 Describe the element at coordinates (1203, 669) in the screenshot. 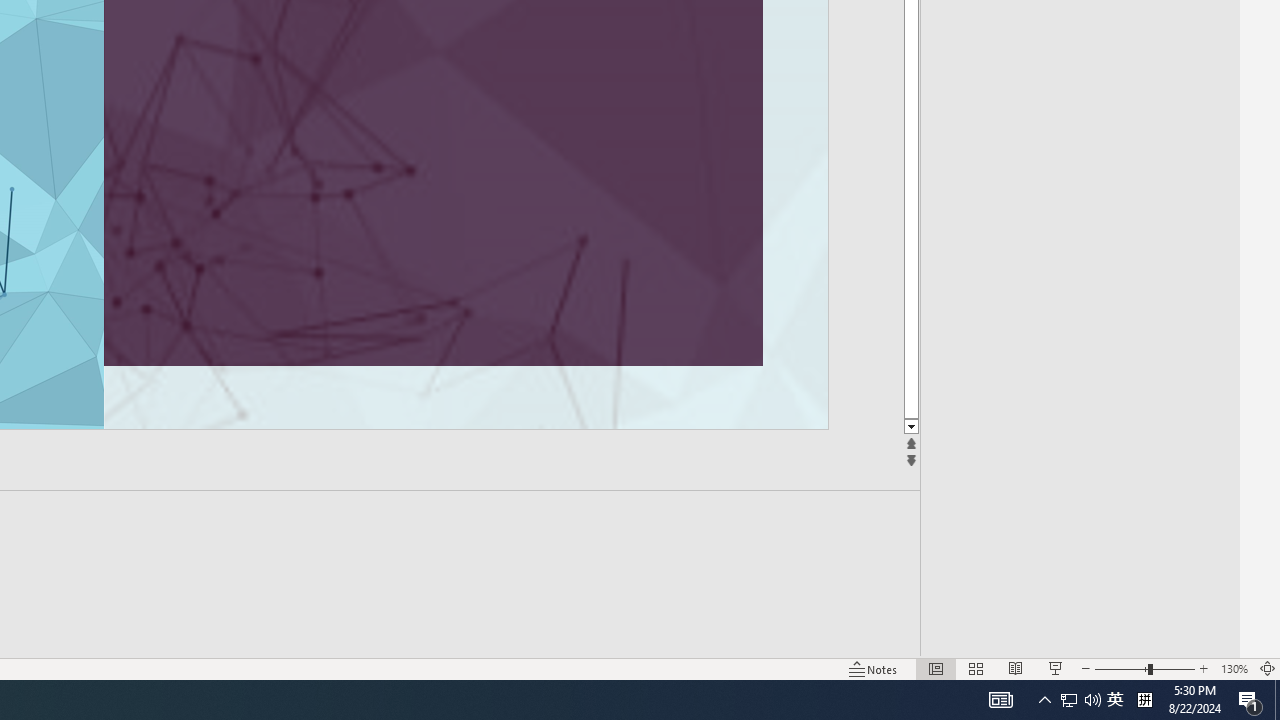

I see `'Zoom In'` at that location.